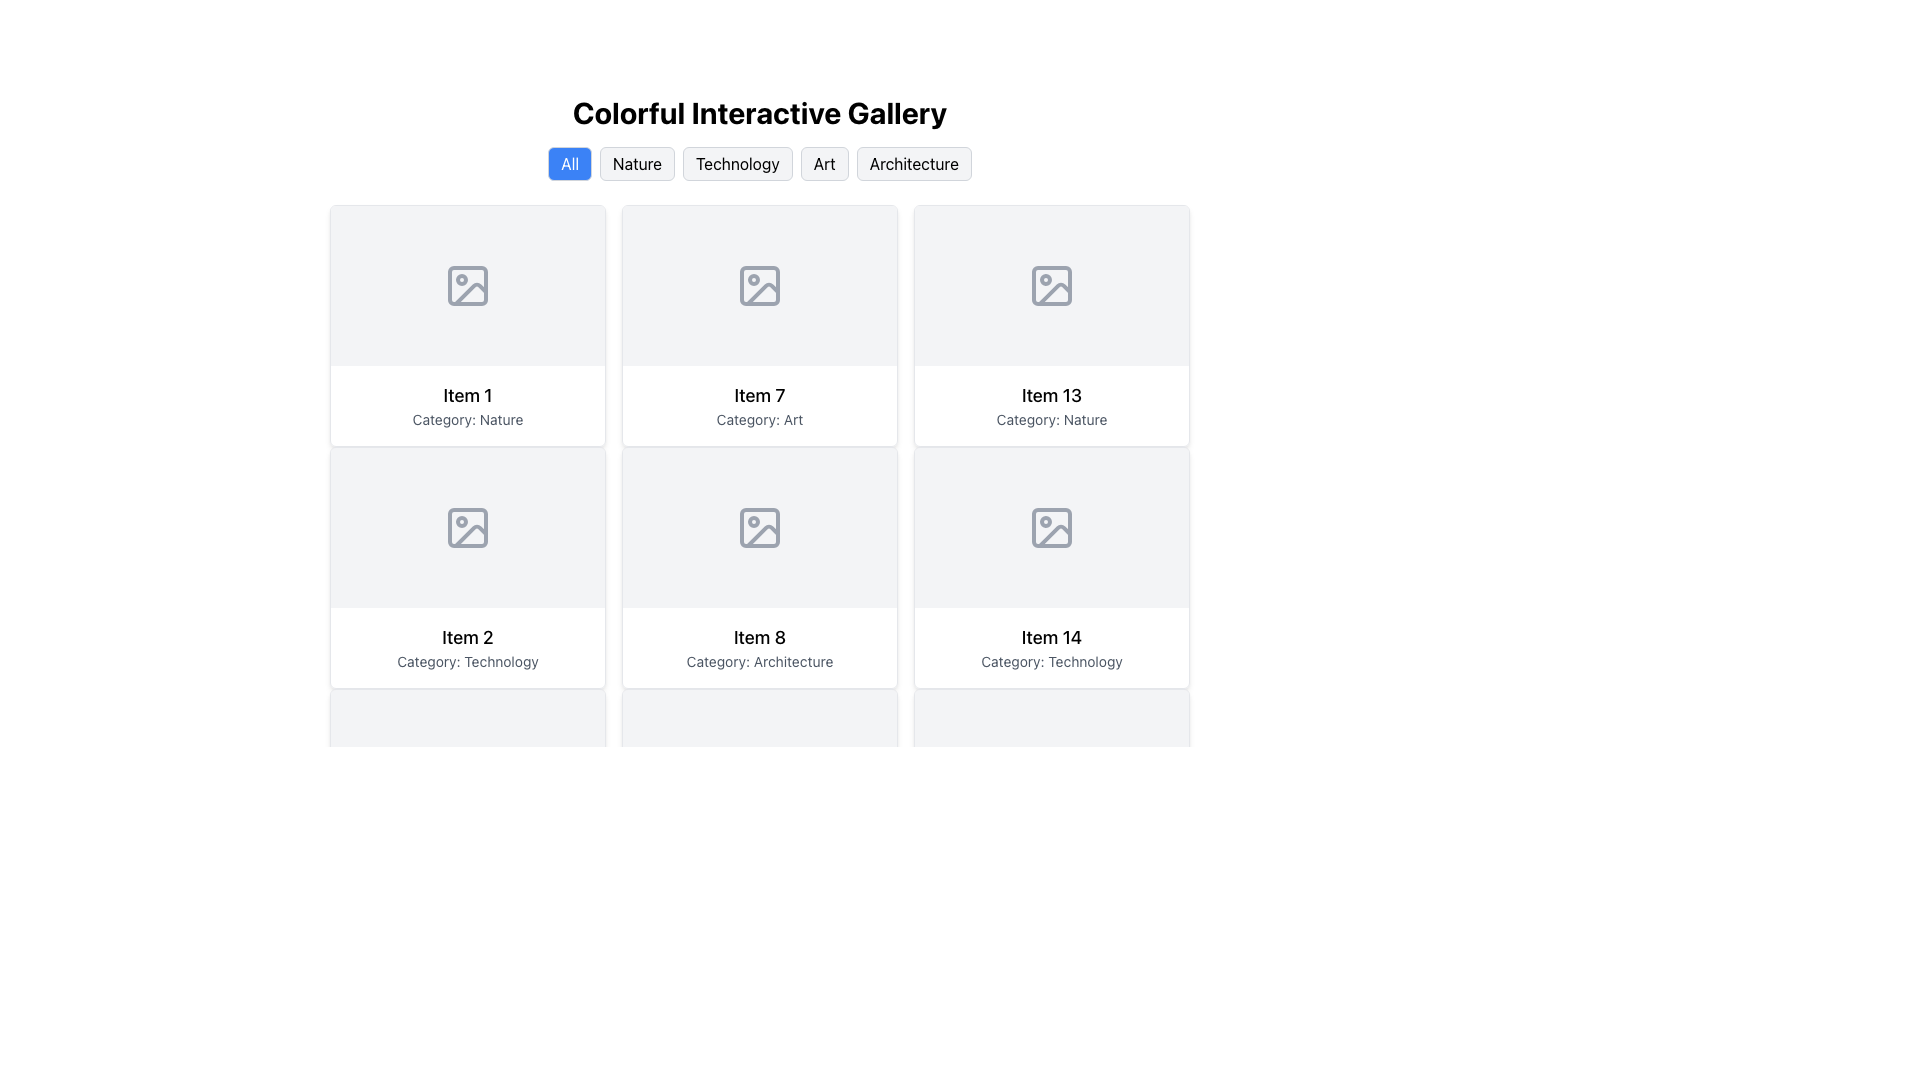 This screenshot has width=1920, height=1080. What do you see at coordinates (466, 285) in the screenshot?
I see `the decorative rectangle with rounded corners, styled in soft gray, located in the upper-left corner of 'Item 1' under 'Nature'` at bounding box center [466, 285].